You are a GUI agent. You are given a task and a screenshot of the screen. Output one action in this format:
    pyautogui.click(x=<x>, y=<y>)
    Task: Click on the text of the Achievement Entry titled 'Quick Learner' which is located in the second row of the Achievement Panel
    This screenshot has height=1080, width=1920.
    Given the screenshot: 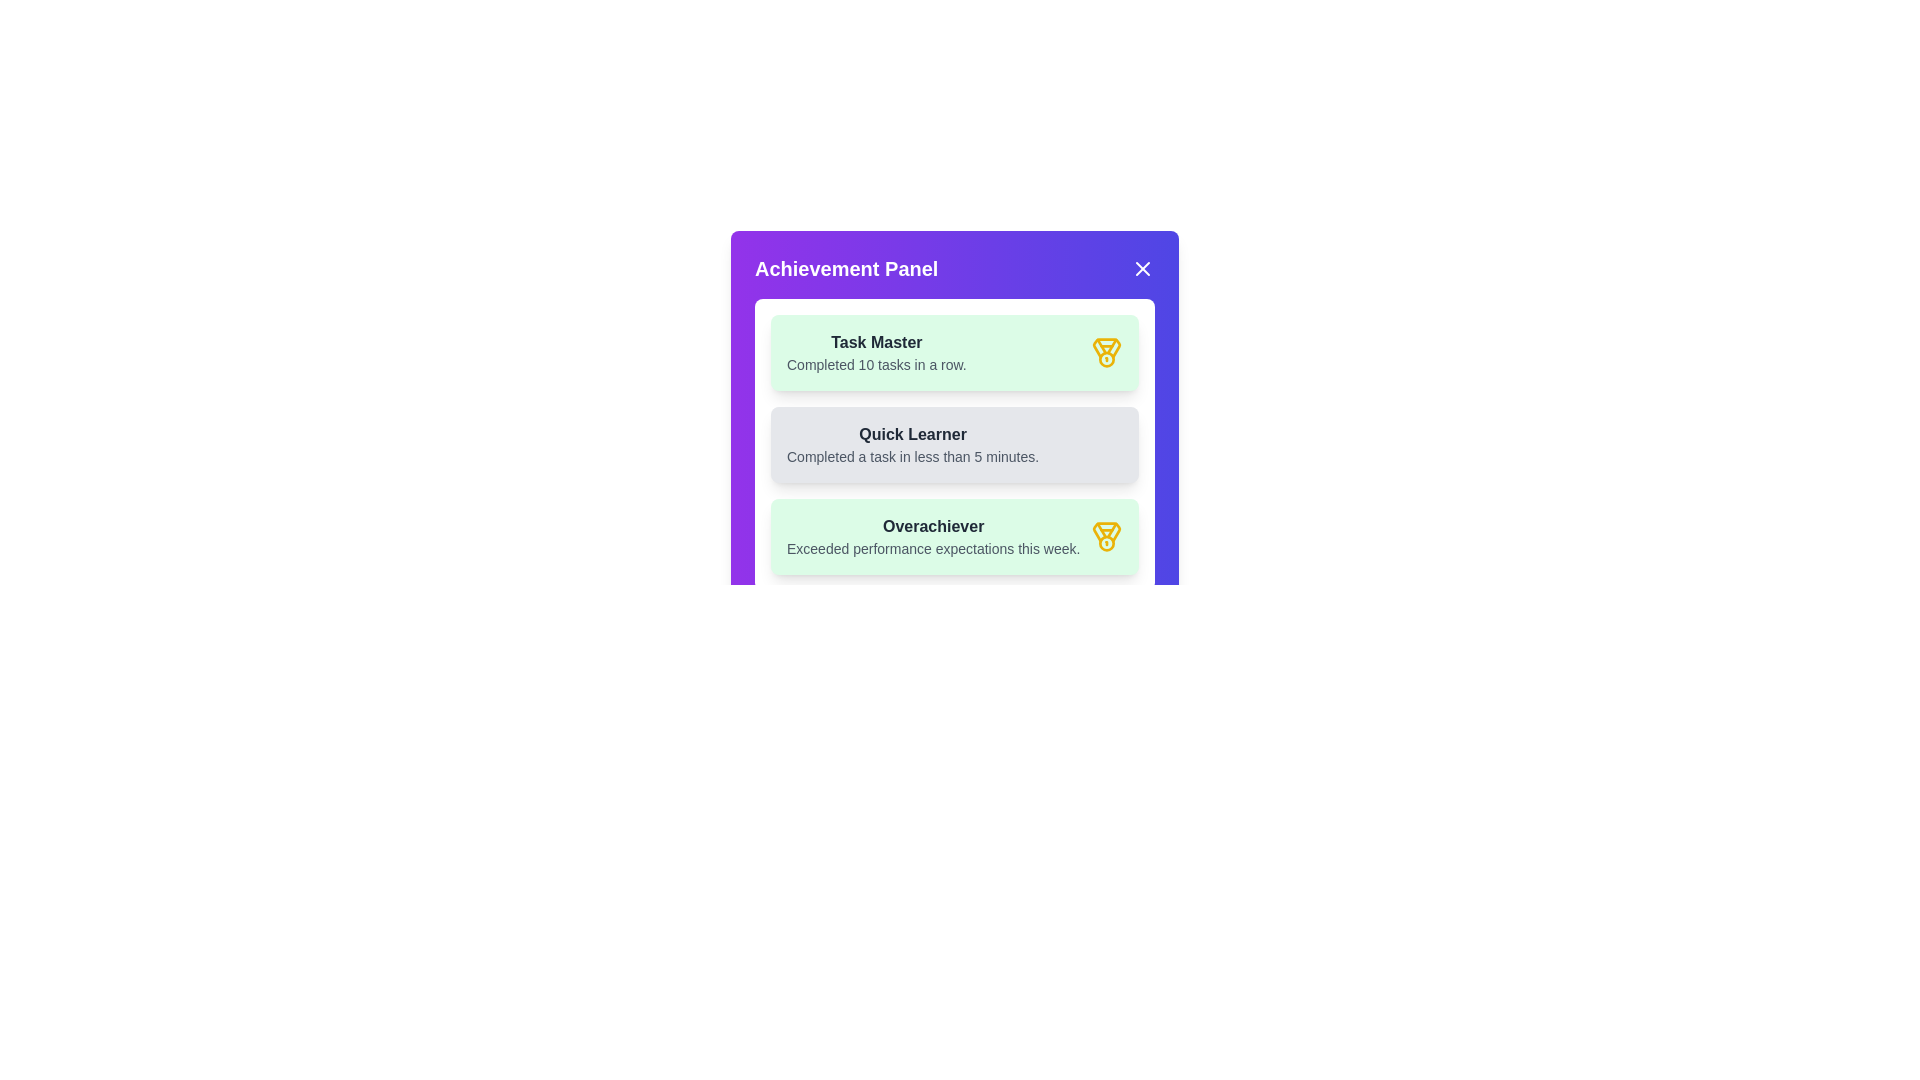 What is the action you would take?
    pyautogui.click(x=912, y=443)
    